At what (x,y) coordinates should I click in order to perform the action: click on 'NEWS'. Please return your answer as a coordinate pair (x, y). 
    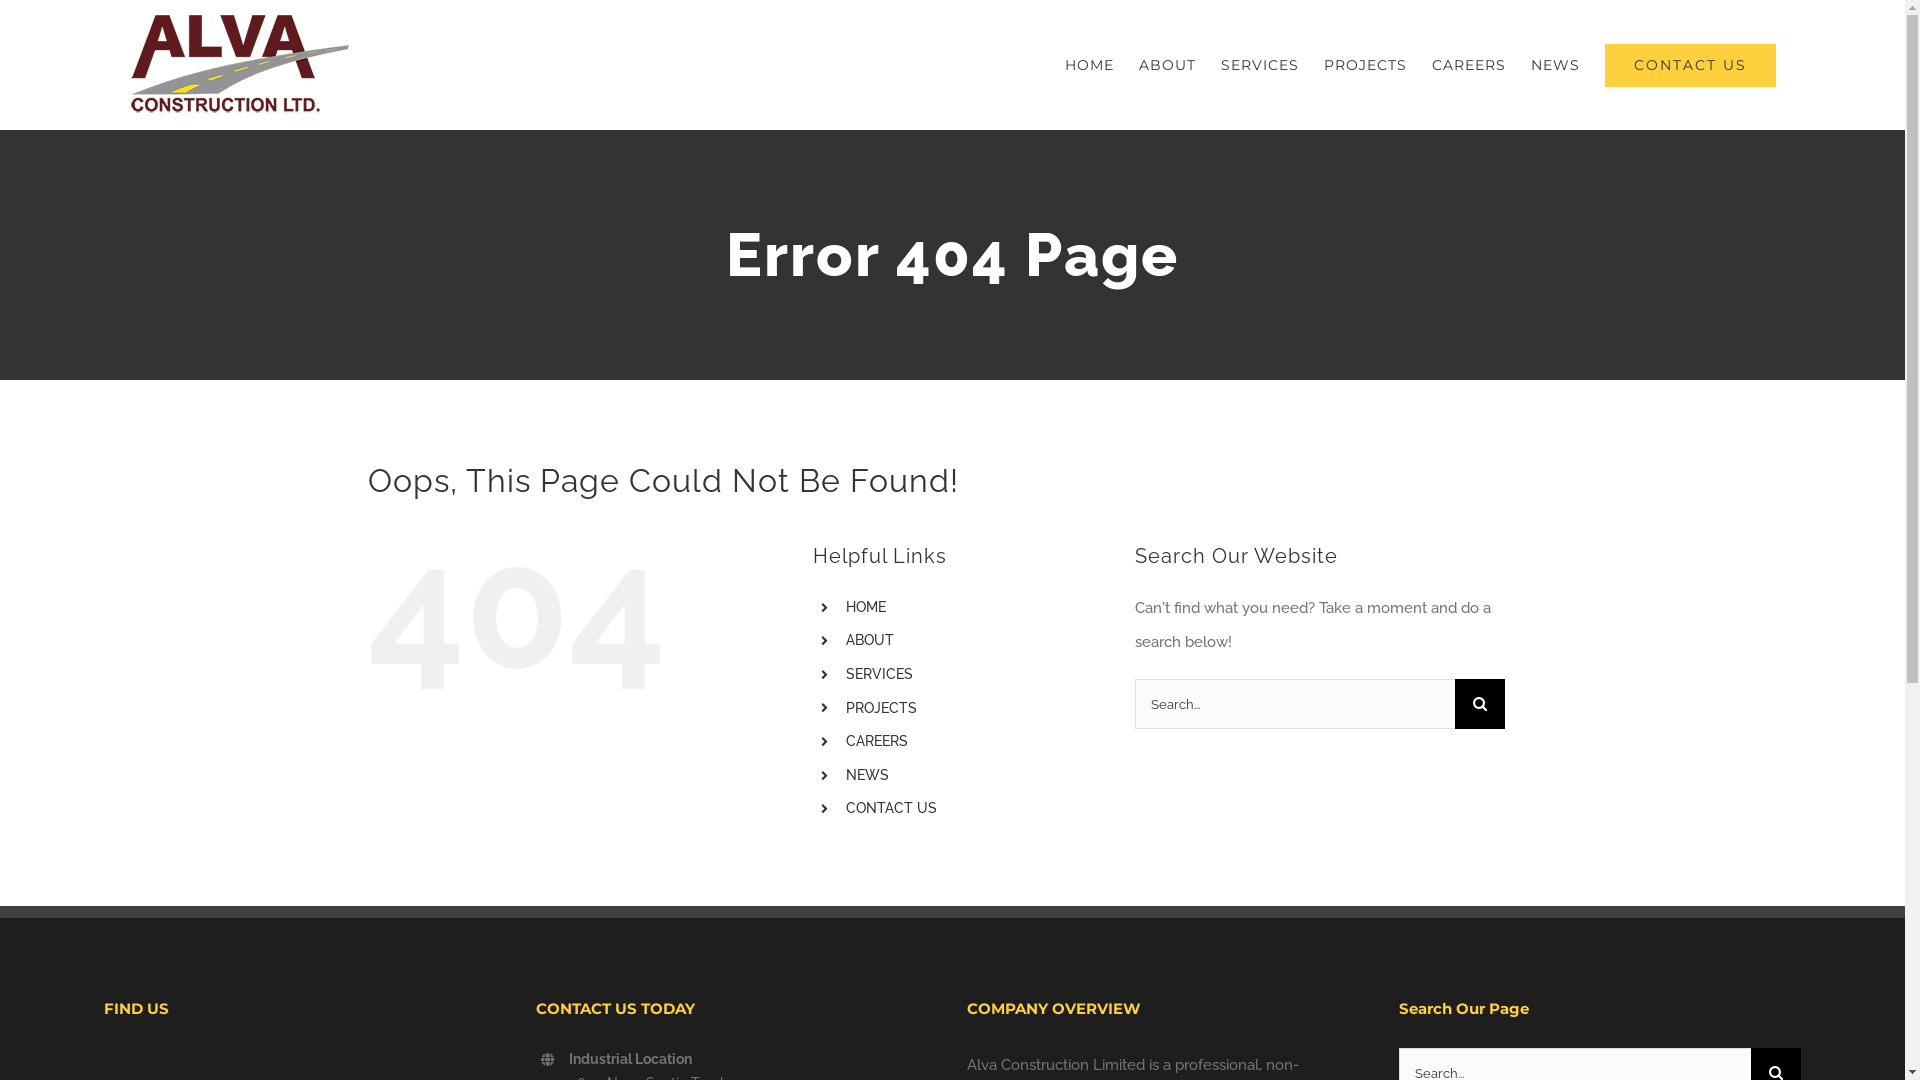
    Looking at the image, I should click on (1530, 64).